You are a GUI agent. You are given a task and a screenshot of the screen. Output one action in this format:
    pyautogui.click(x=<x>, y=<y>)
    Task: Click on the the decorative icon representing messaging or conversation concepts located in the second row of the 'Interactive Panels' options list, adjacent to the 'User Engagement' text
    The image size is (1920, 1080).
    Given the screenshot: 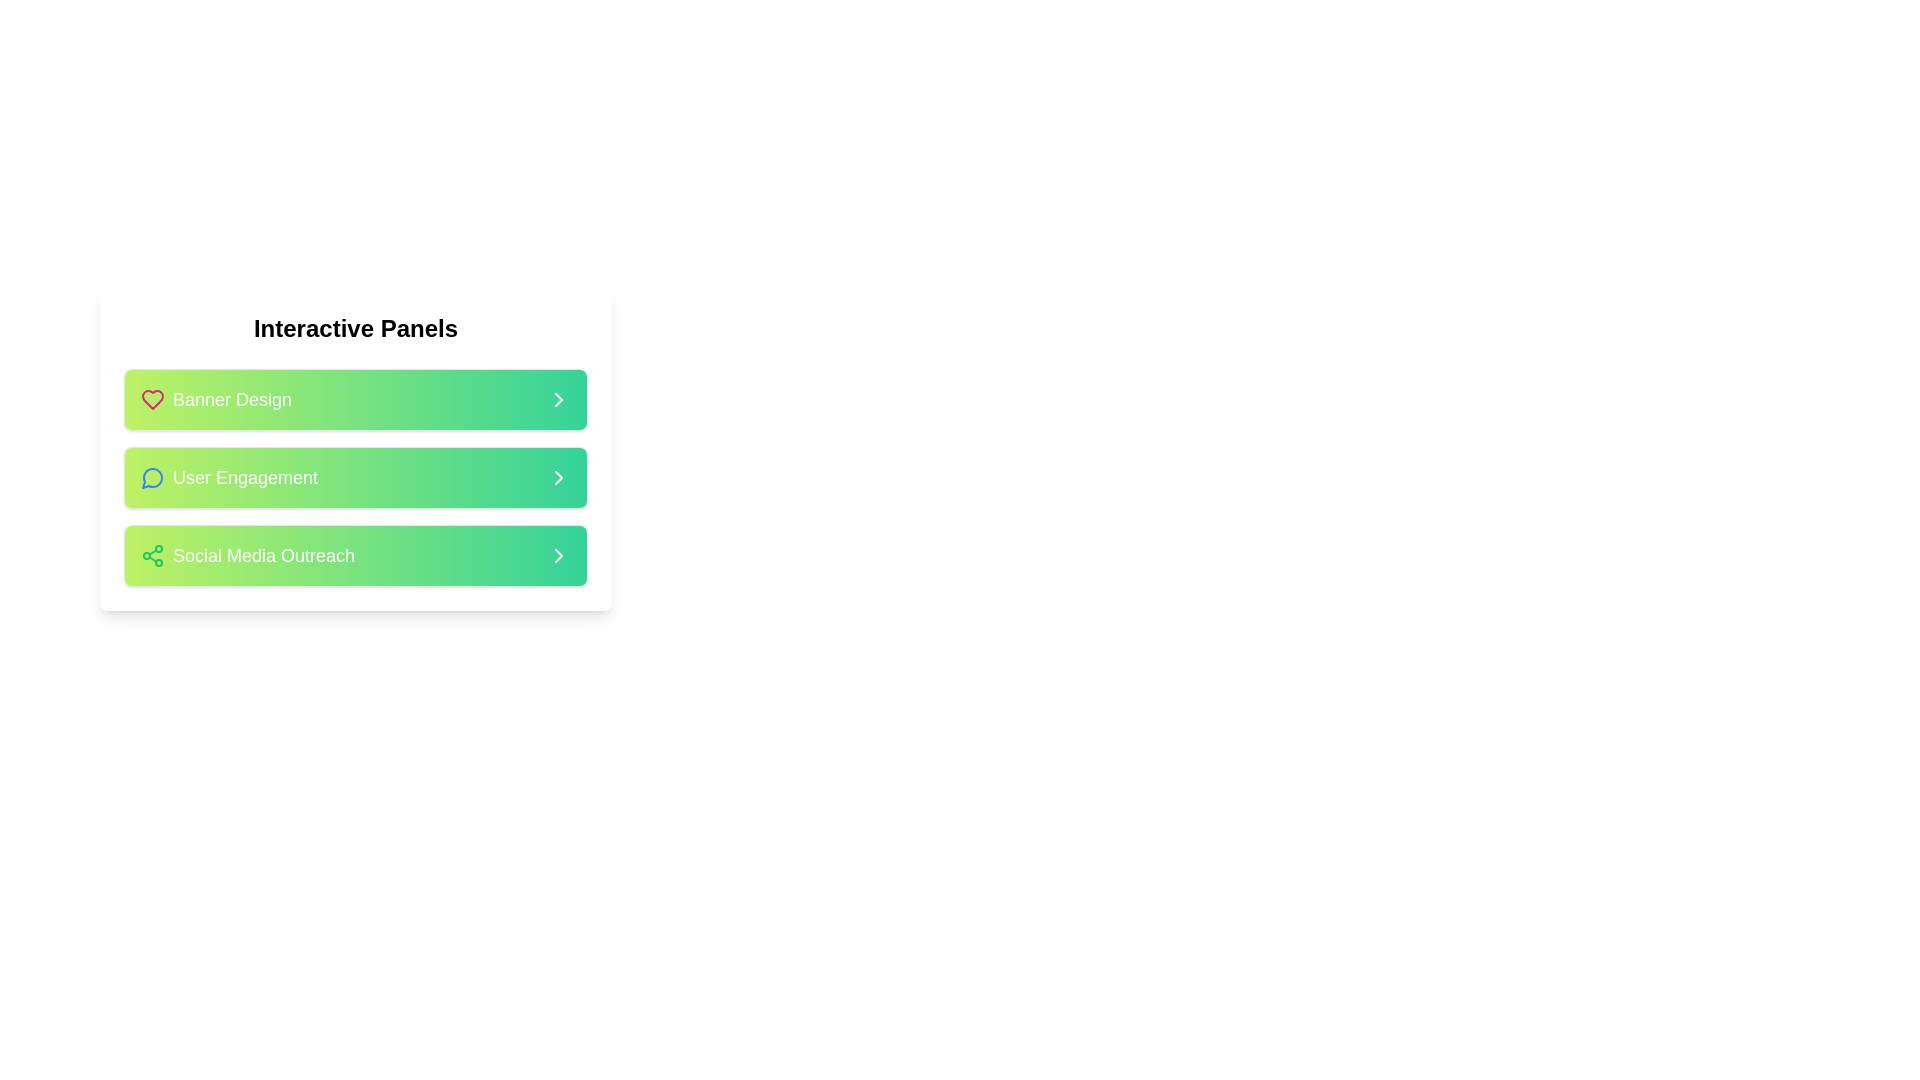 What is the action you would take?
    pyautogui.click(x=152, y=478)
    